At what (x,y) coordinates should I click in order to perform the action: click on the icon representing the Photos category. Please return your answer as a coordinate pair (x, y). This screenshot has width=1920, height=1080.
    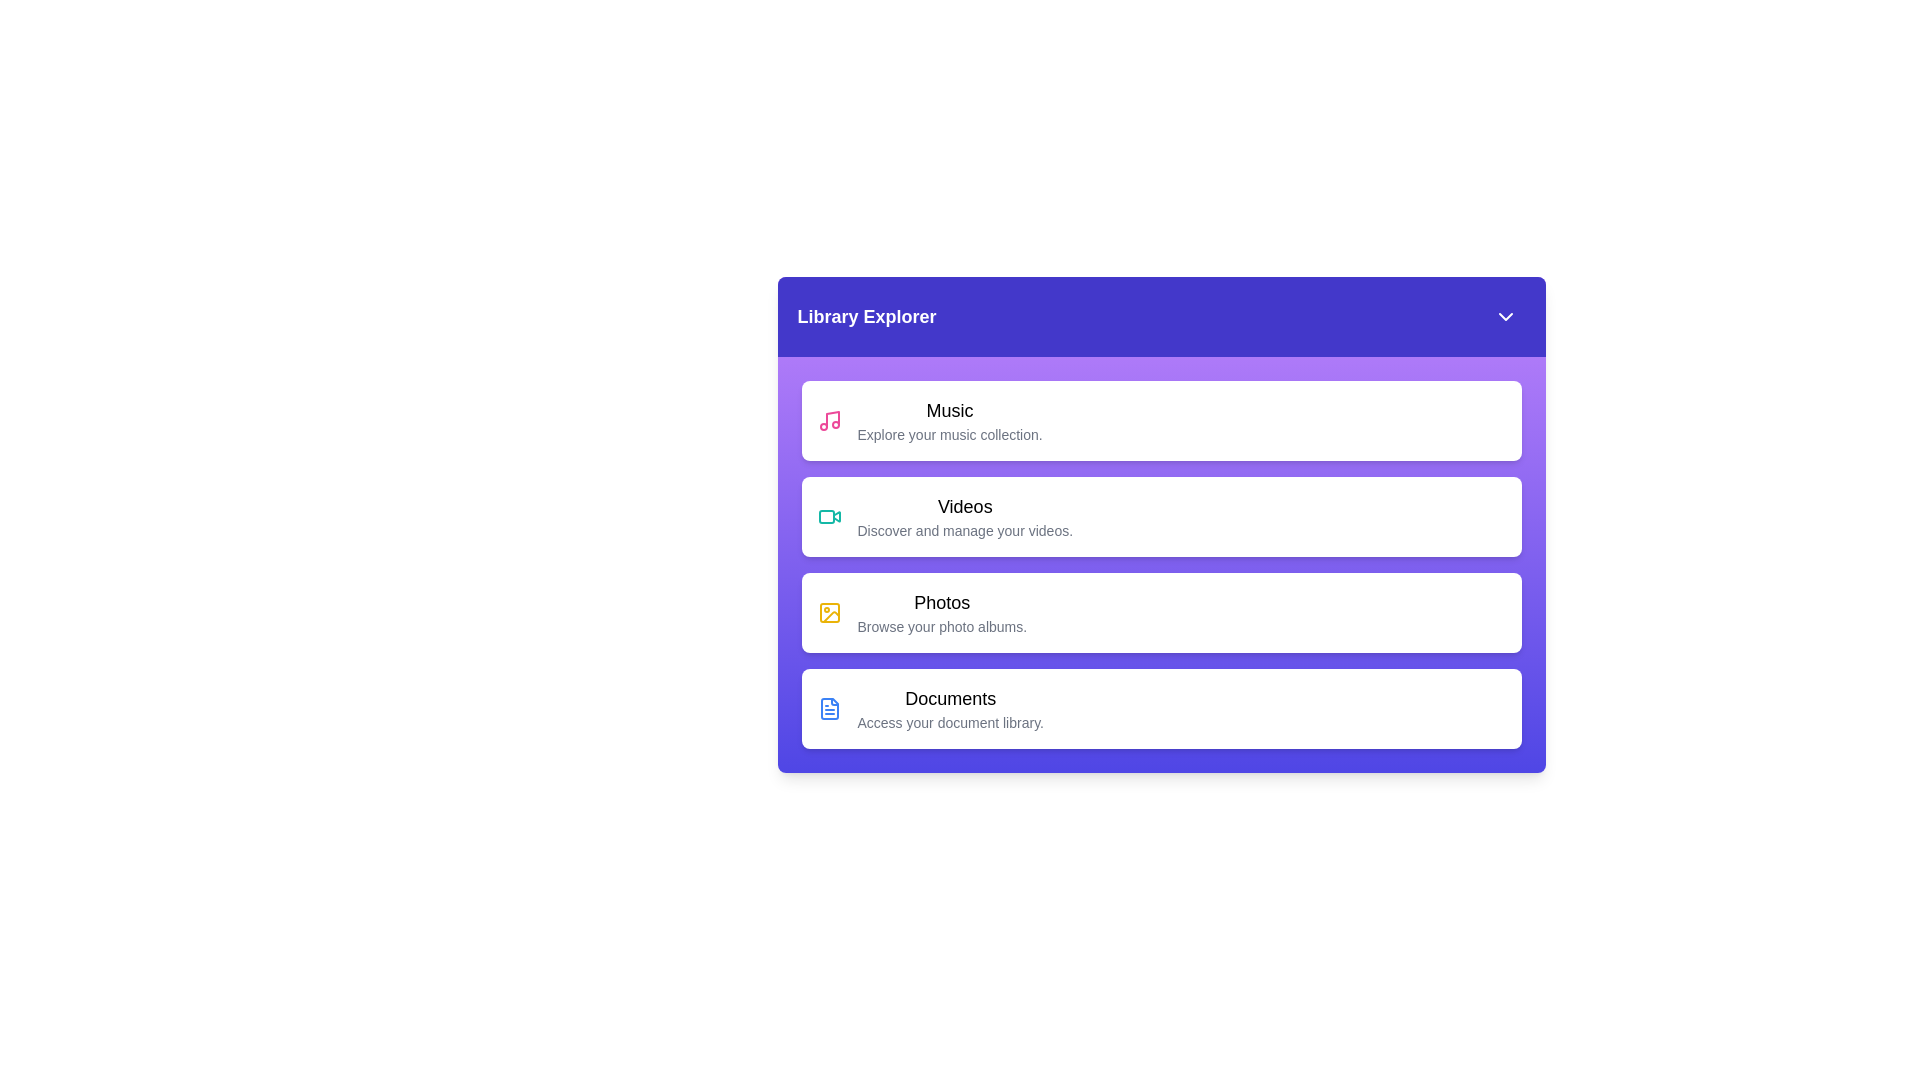
    Looking at the image, I should click on (829, 612).